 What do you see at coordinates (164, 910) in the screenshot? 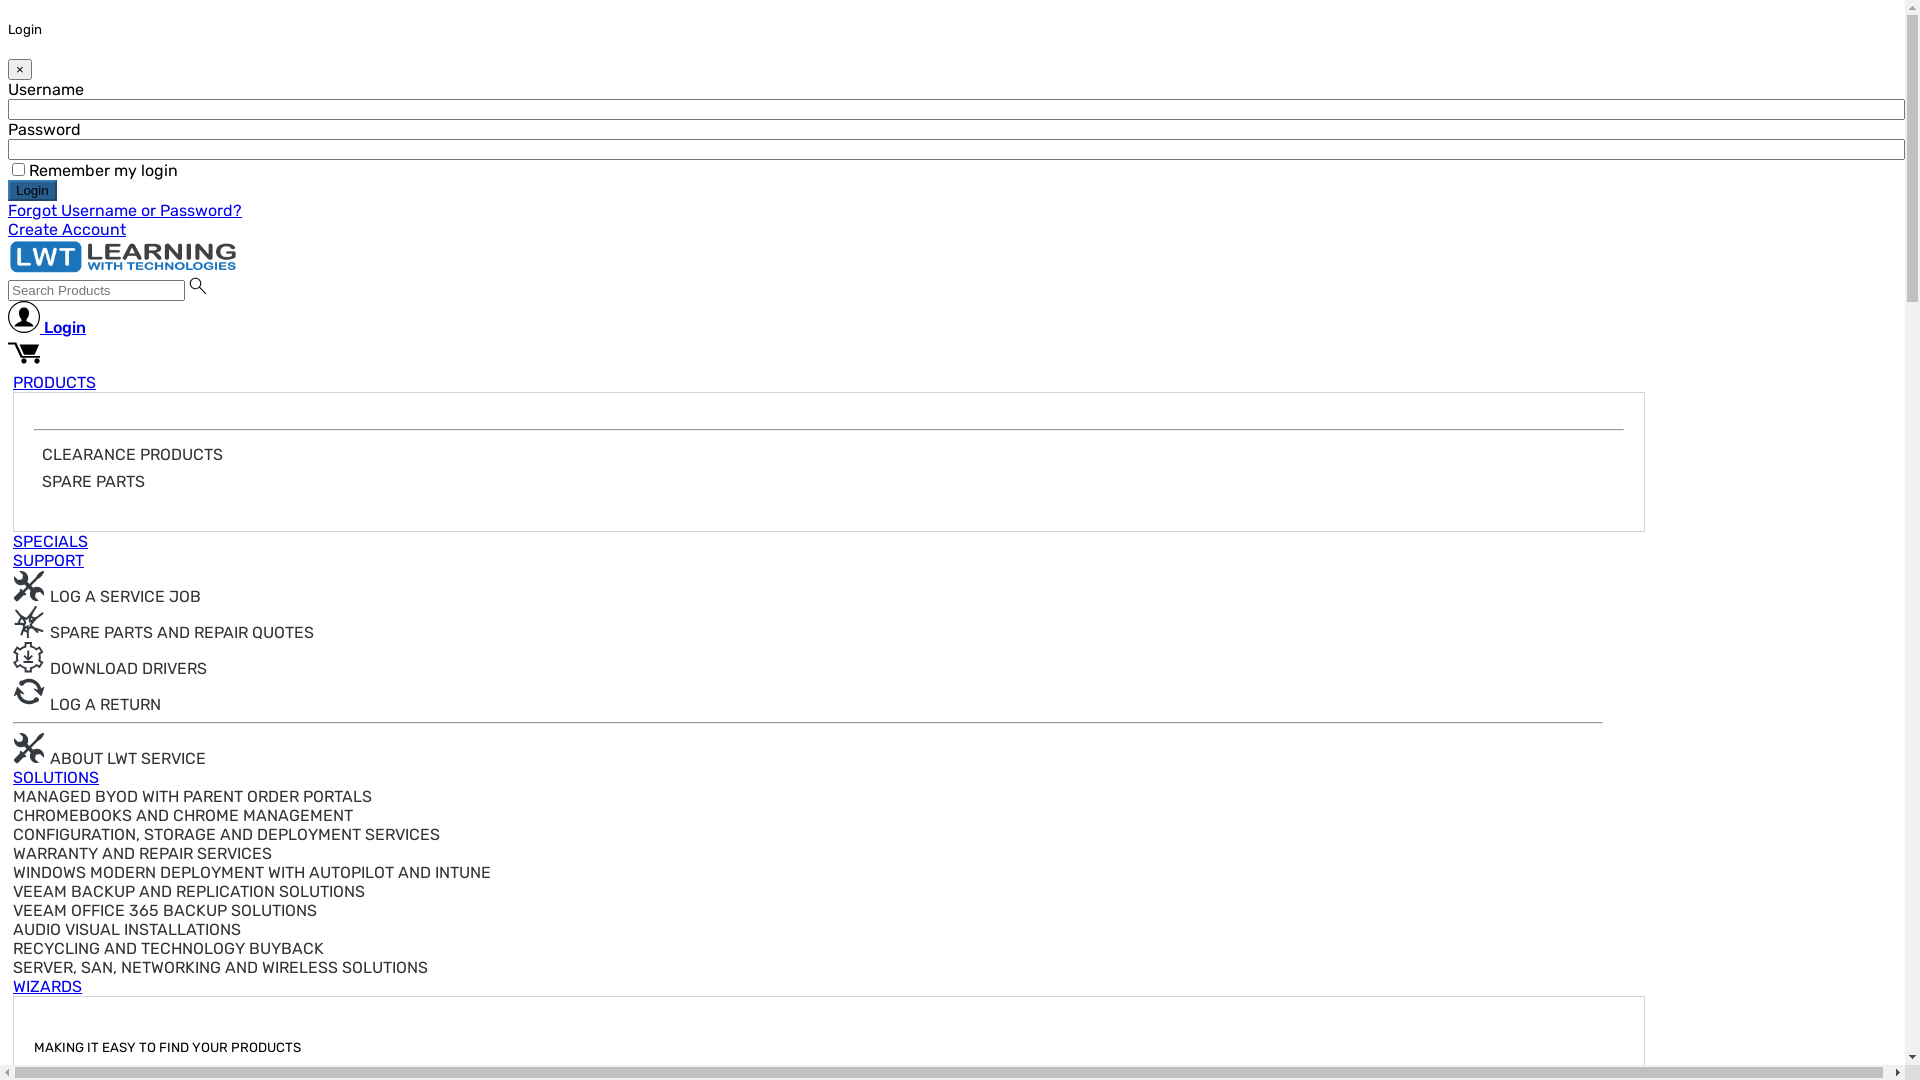
I see `'VEEAM OFFICE 365 BACKUP SOLUTIONS'` at bounding box center [164, 910].